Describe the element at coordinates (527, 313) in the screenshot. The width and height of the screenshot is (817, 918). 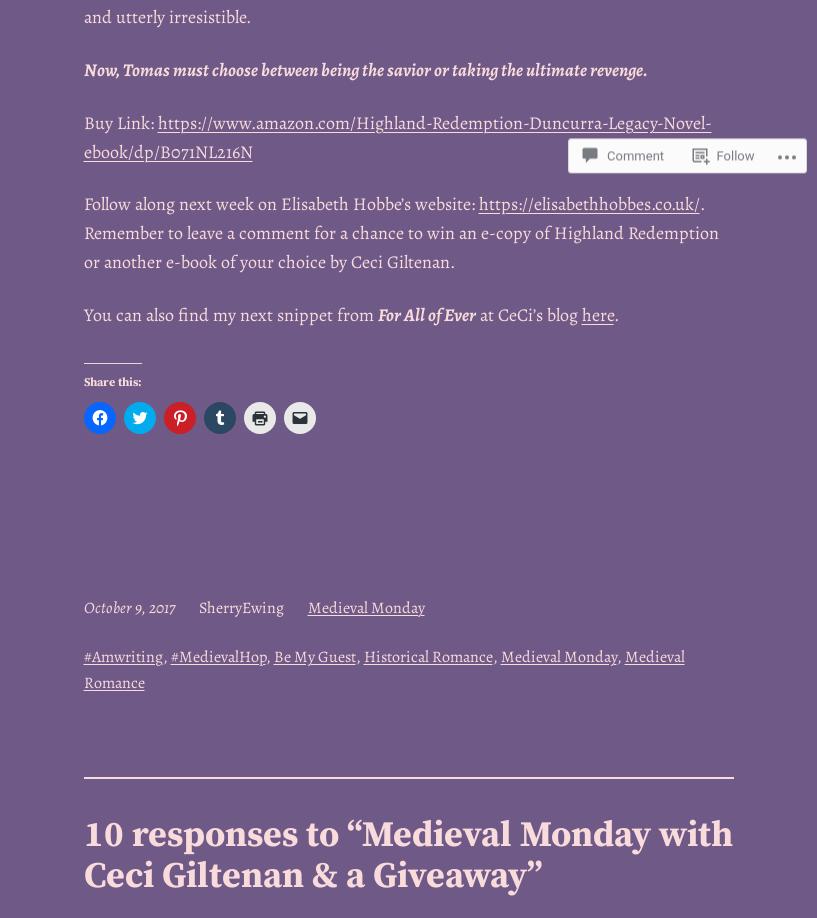
I see `'at CeCi’s blog'` at that location.